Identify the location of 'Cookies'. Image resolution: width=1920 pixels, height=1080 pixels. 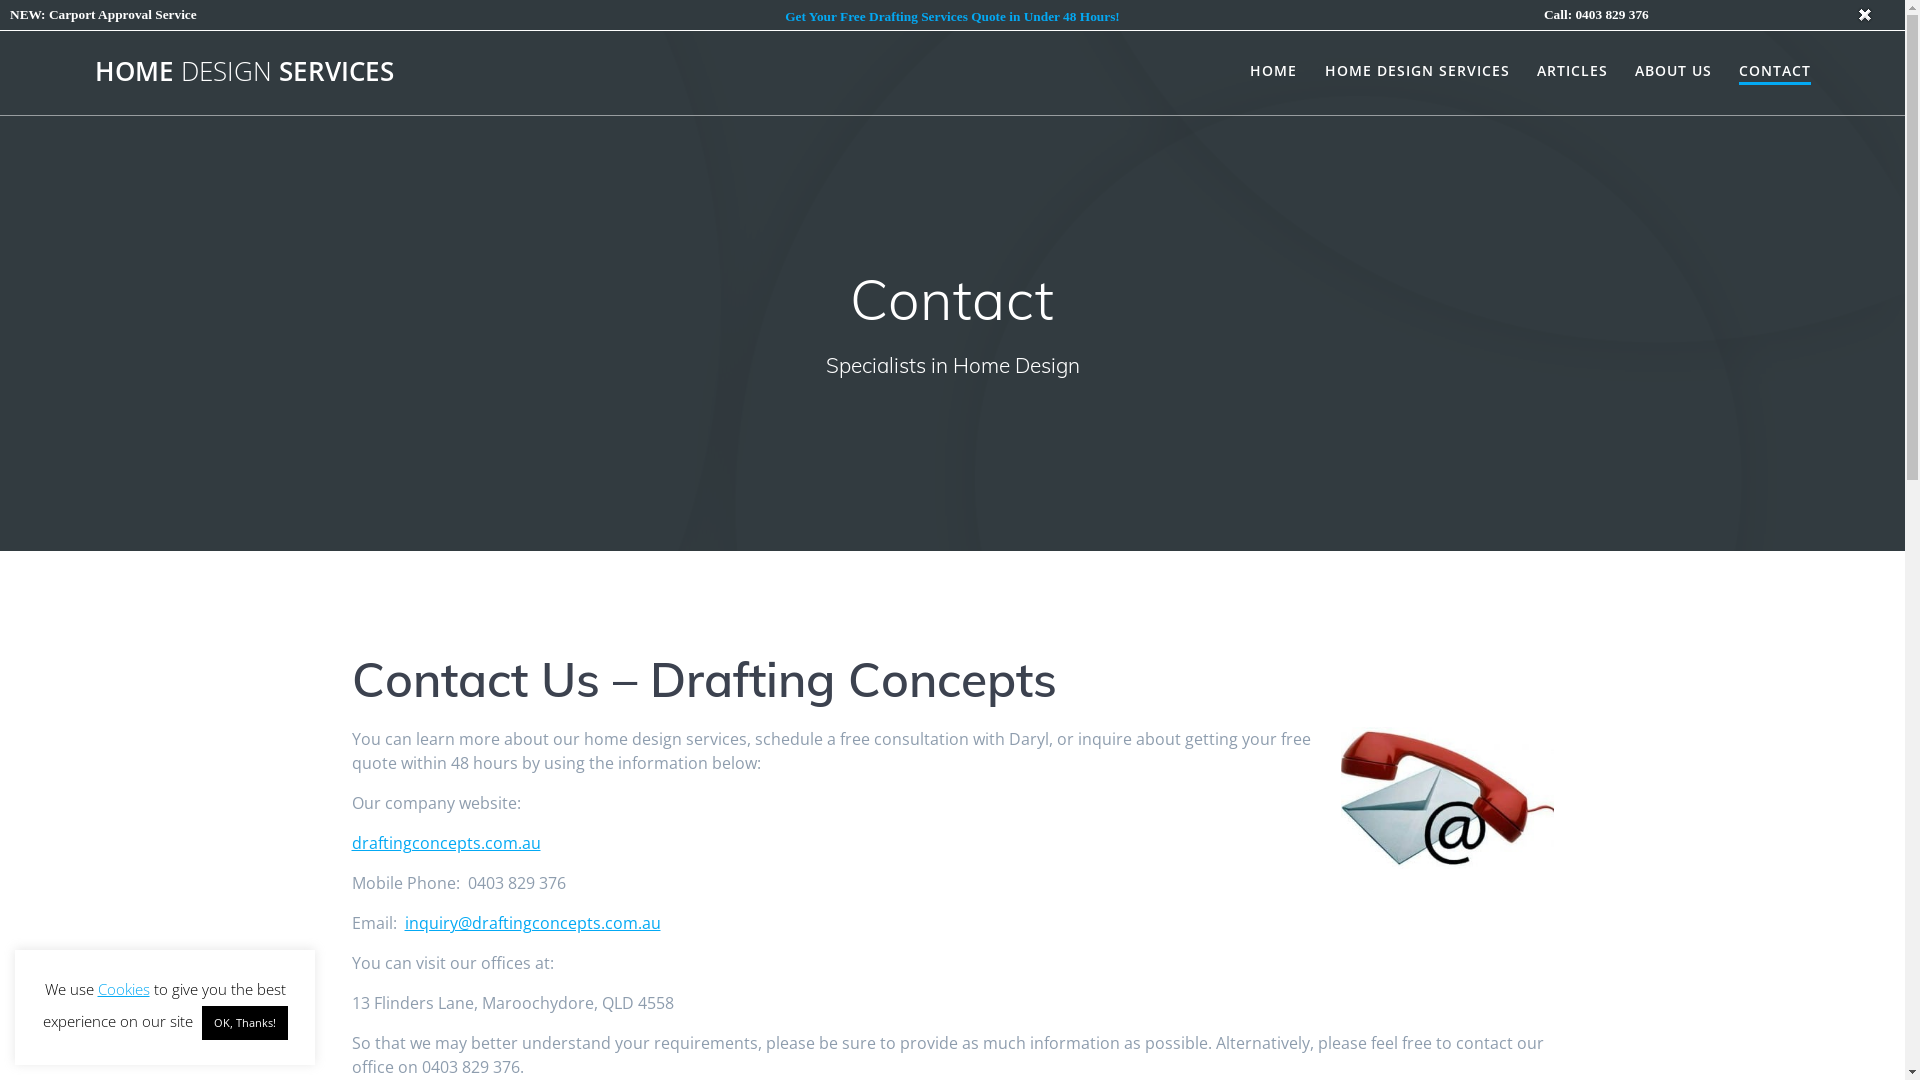
(123, 987).